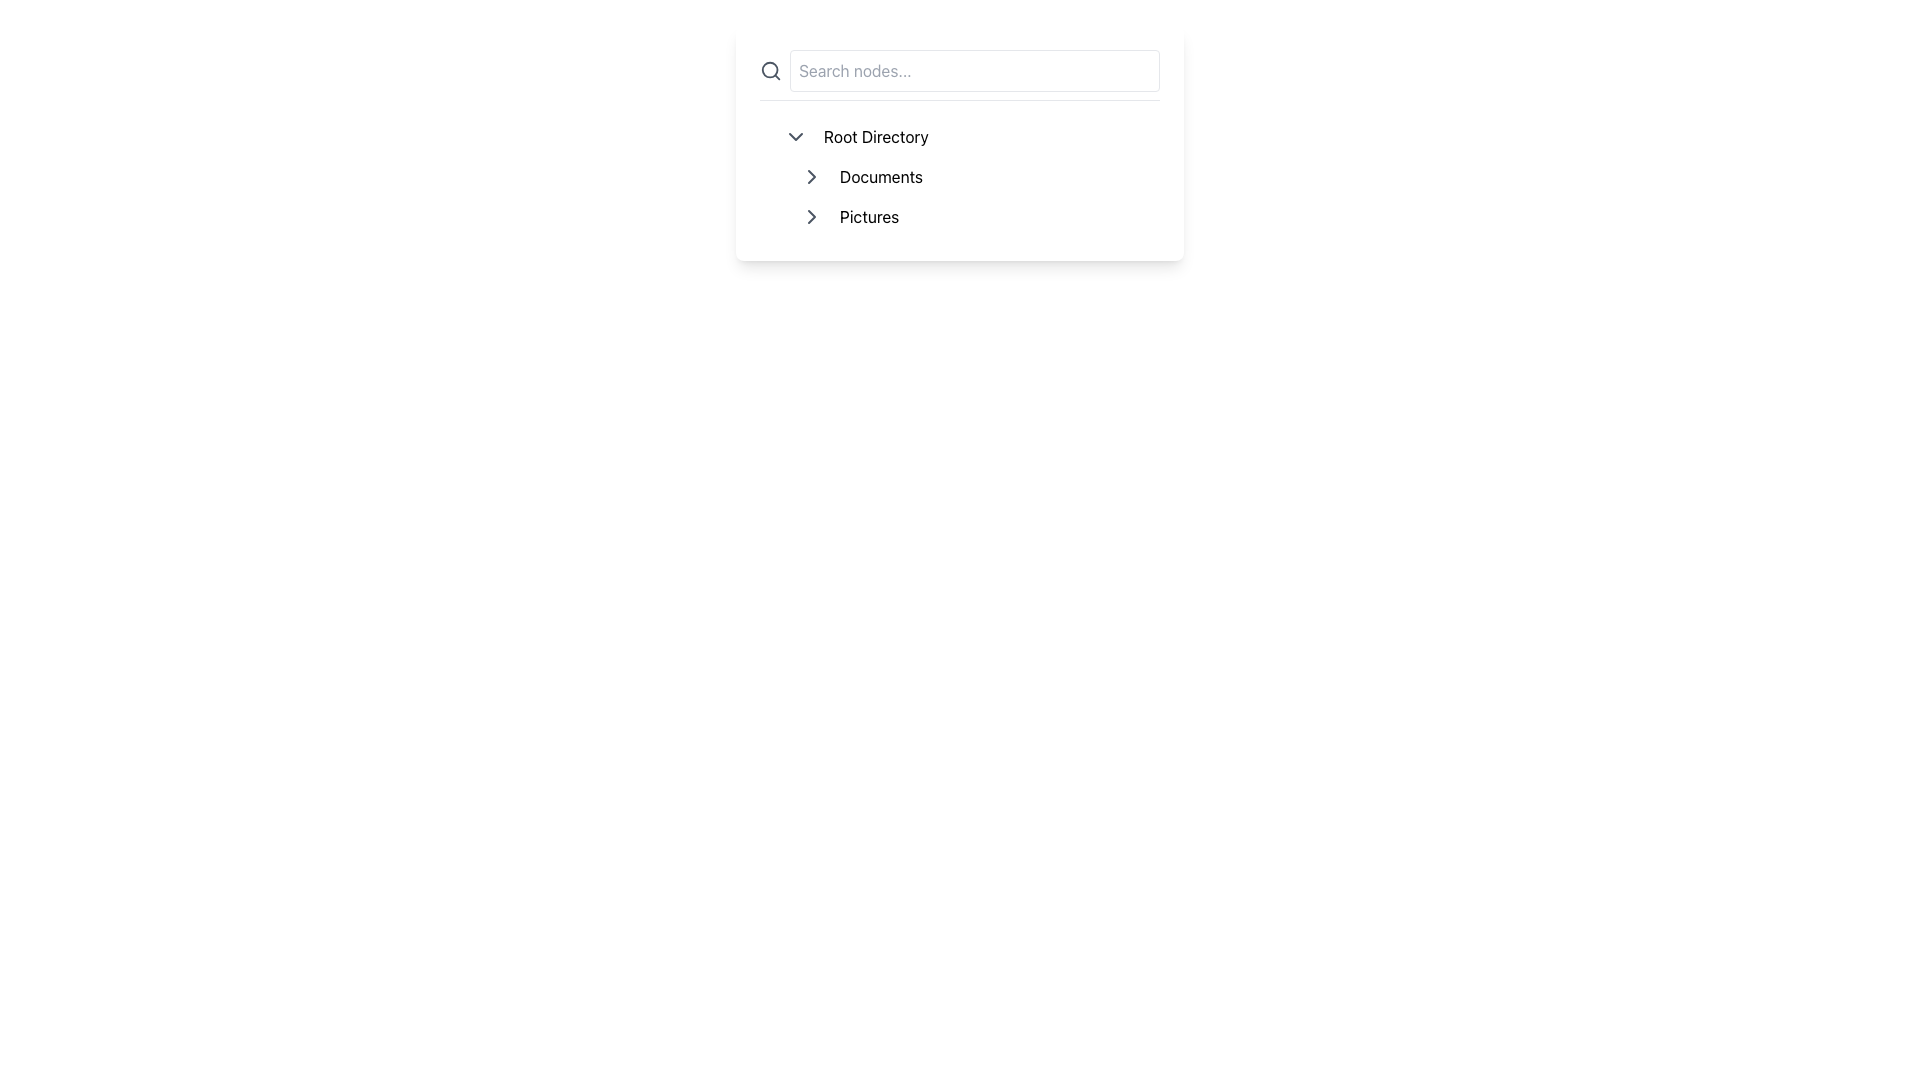 This screenshot has width=1920, height=1080. Describe the element at coordinates (795, 136) in the screenshot. I see `the Chevron icon located to the left of the 'Root Directory' label` at that location.